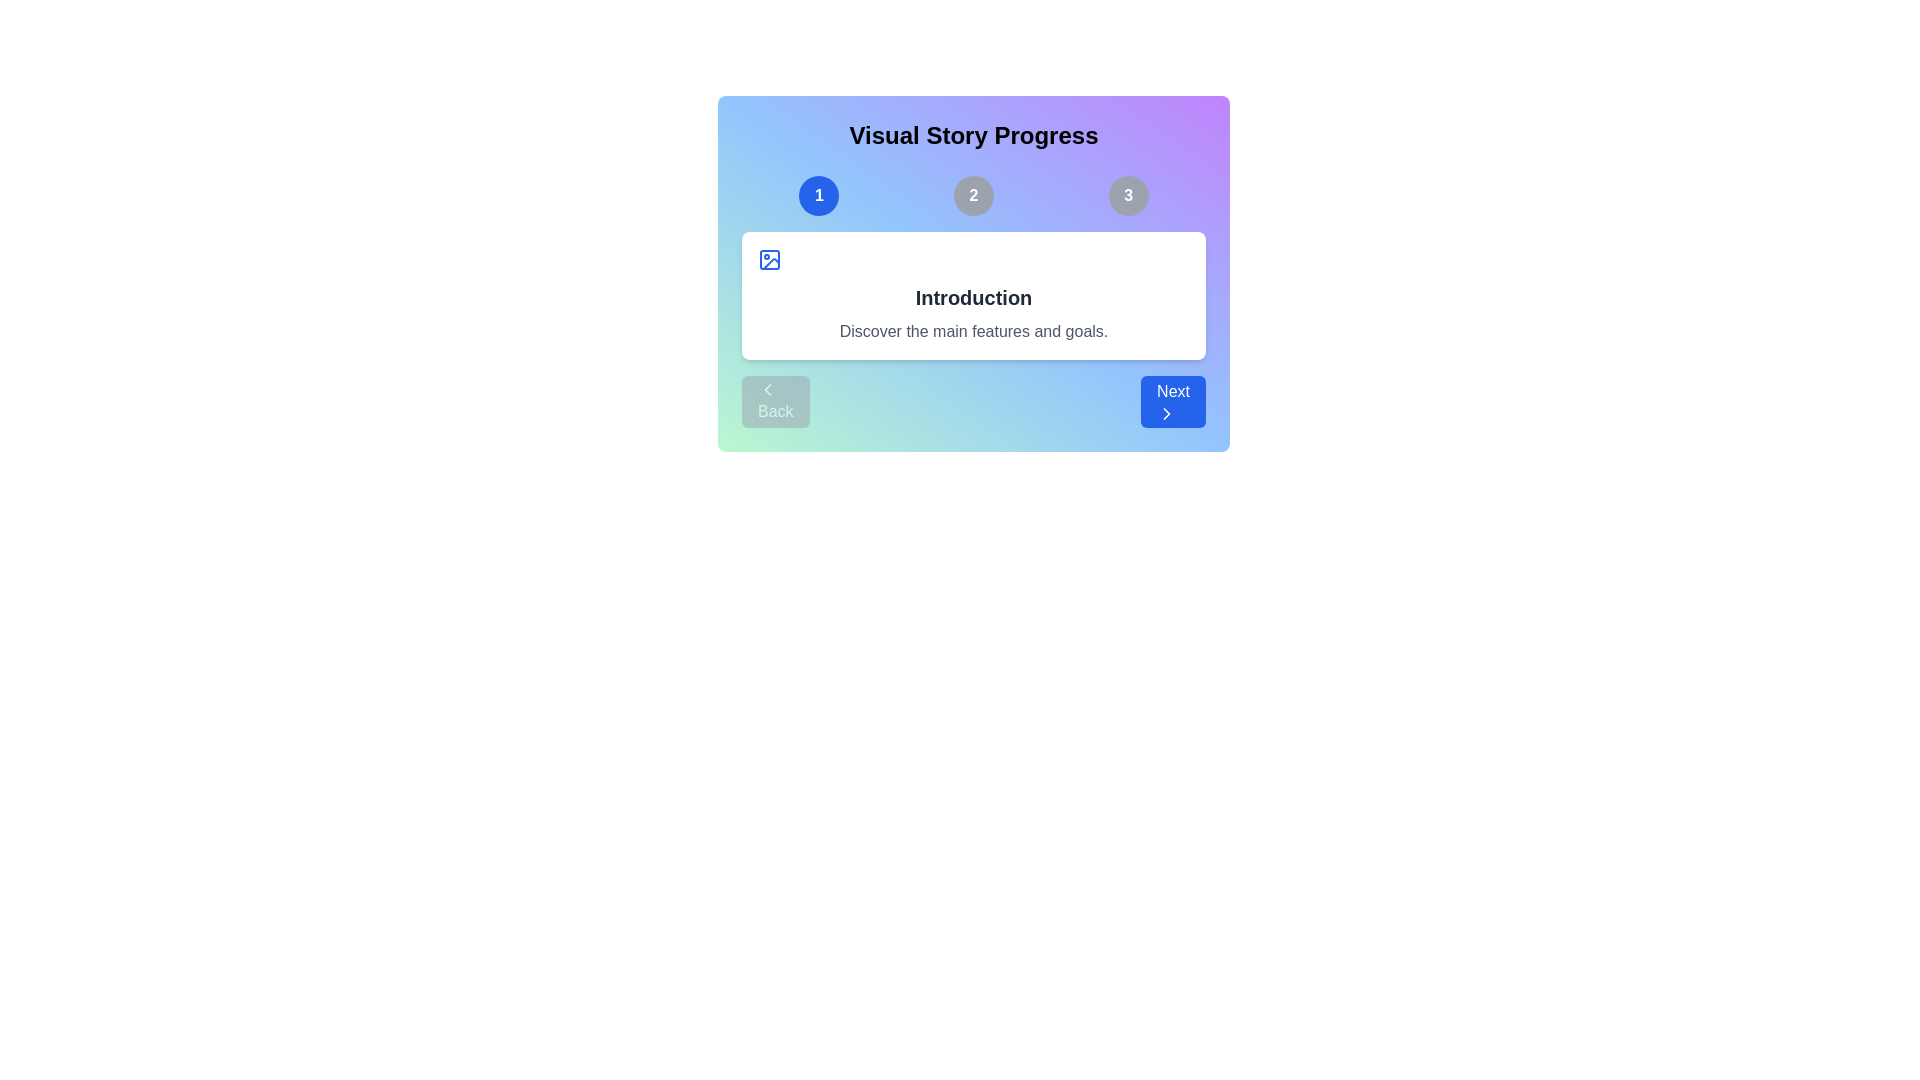 The height and width of the screenshot is (1080, 1920). I want to click on the slide number indicator corresponding to slide 3, so click(1128, 196).